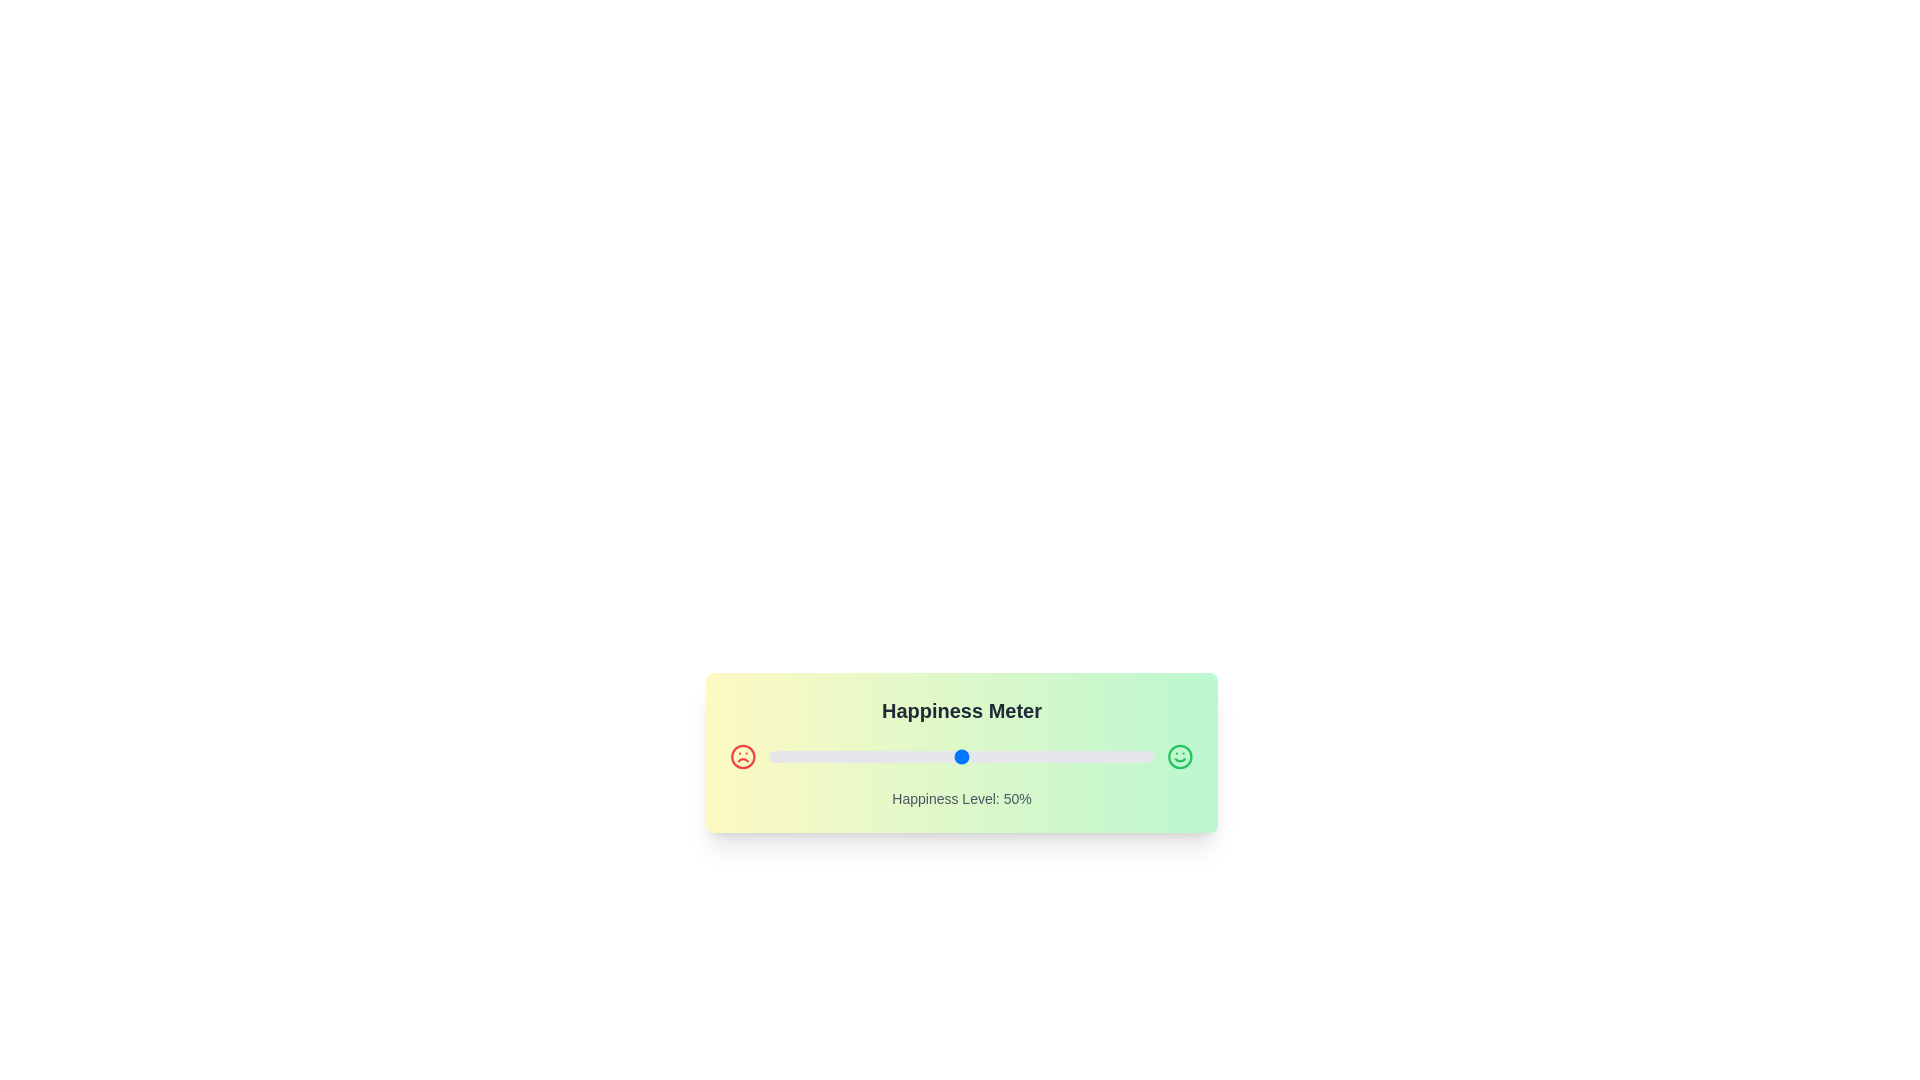  What do you see at coordinates (1180, 756) in the screenshot?
I see `the smile icon to interact with it` at bounding box center [1180, 756].